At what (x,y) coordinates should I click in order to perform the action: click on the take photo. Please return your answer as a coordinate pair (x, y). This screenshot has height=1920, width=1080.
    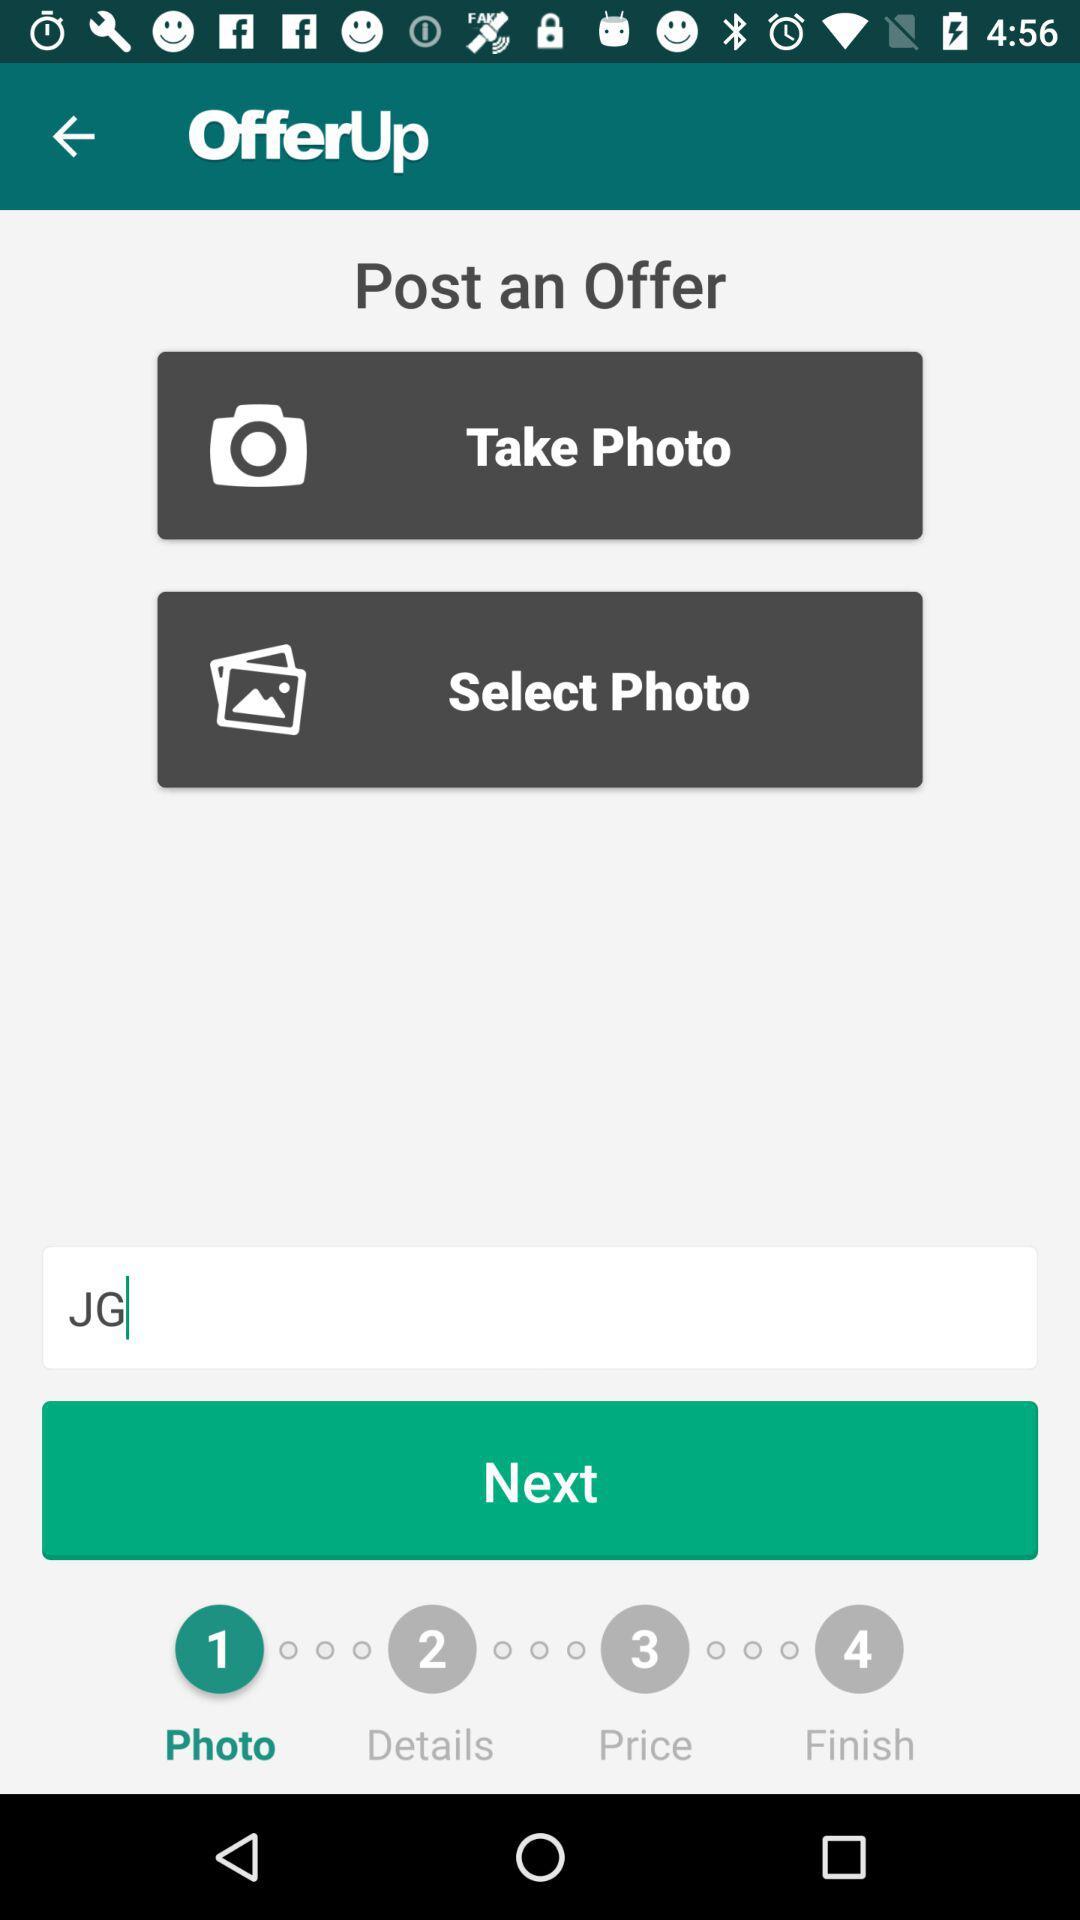
    Looking at the image, I should click on (540, 444).